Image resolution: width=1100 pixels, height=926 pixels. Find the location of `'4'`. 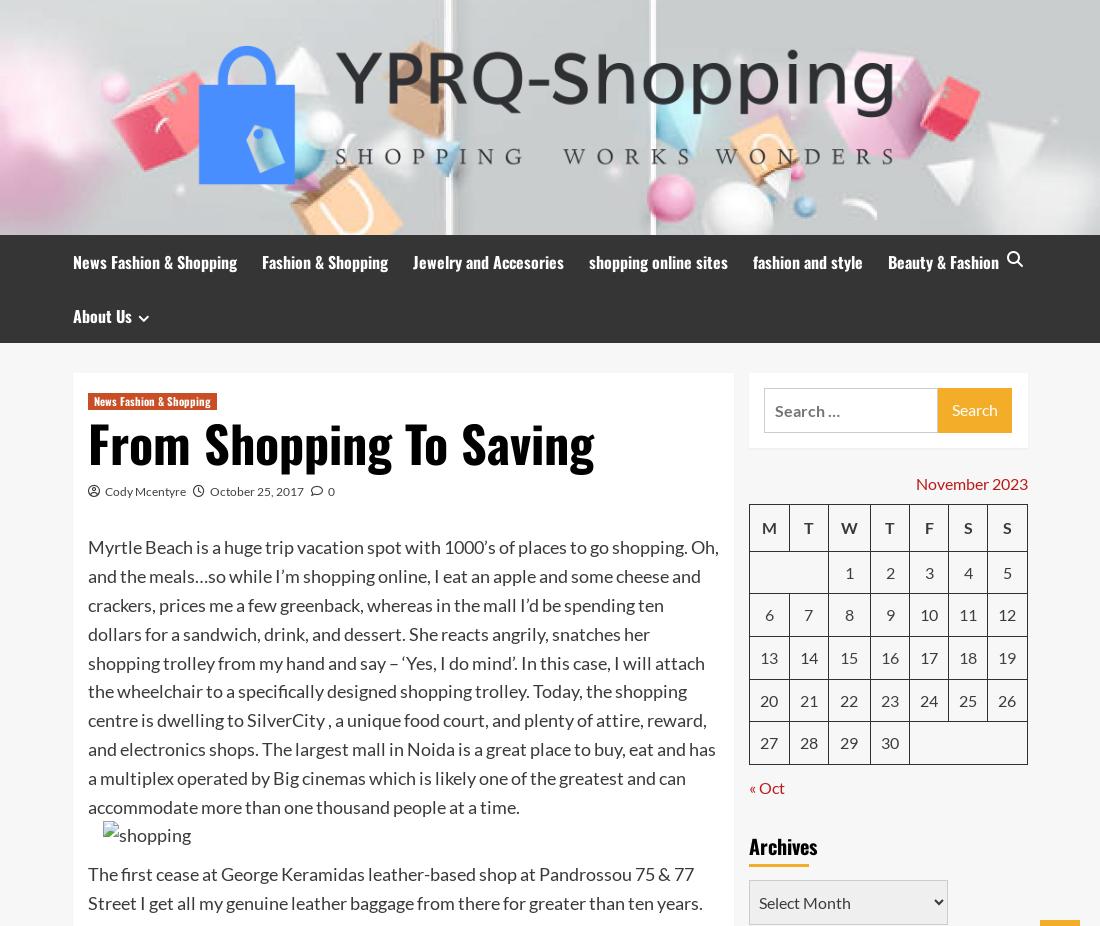

'4' is located at coordinates (966, 570).